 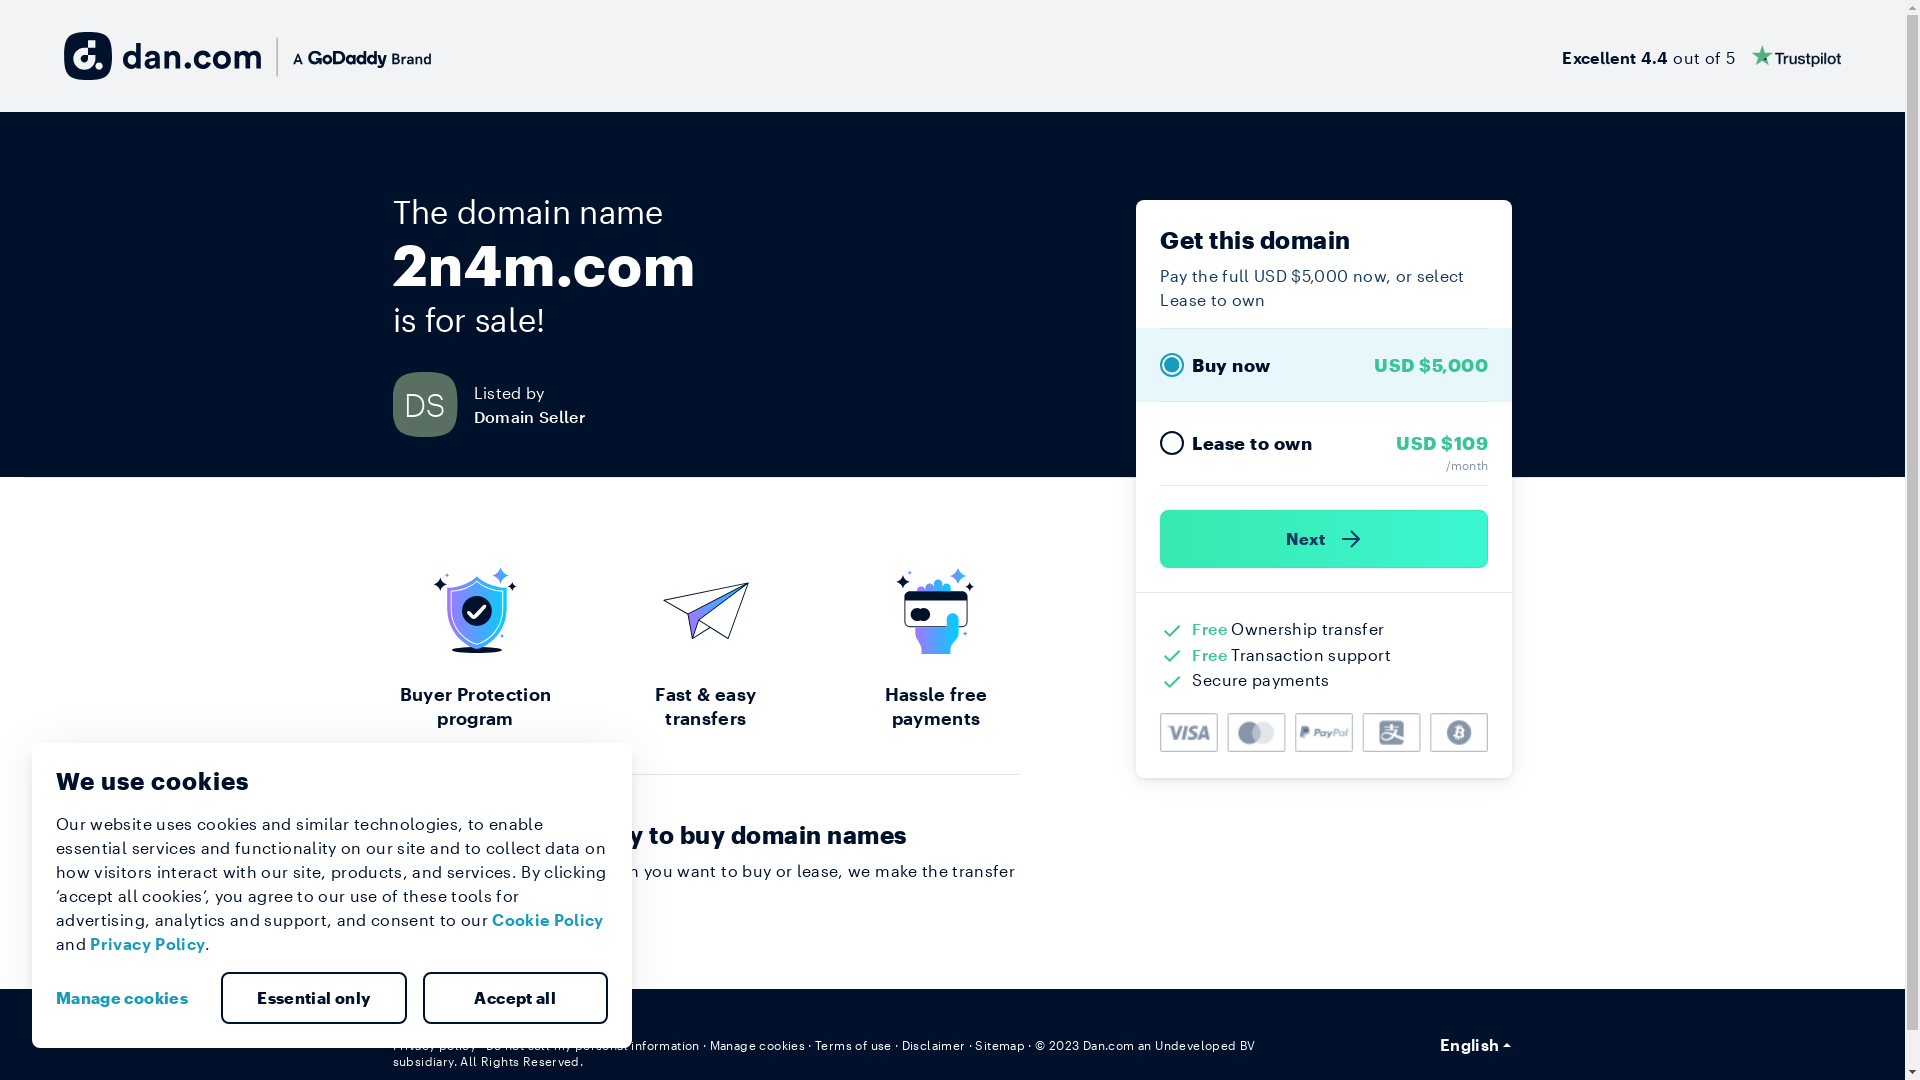 What do you see at coordinates (757, 1044) in the screenshot?
I see `'Manage cookies'` at bounding box center [757, 1044].